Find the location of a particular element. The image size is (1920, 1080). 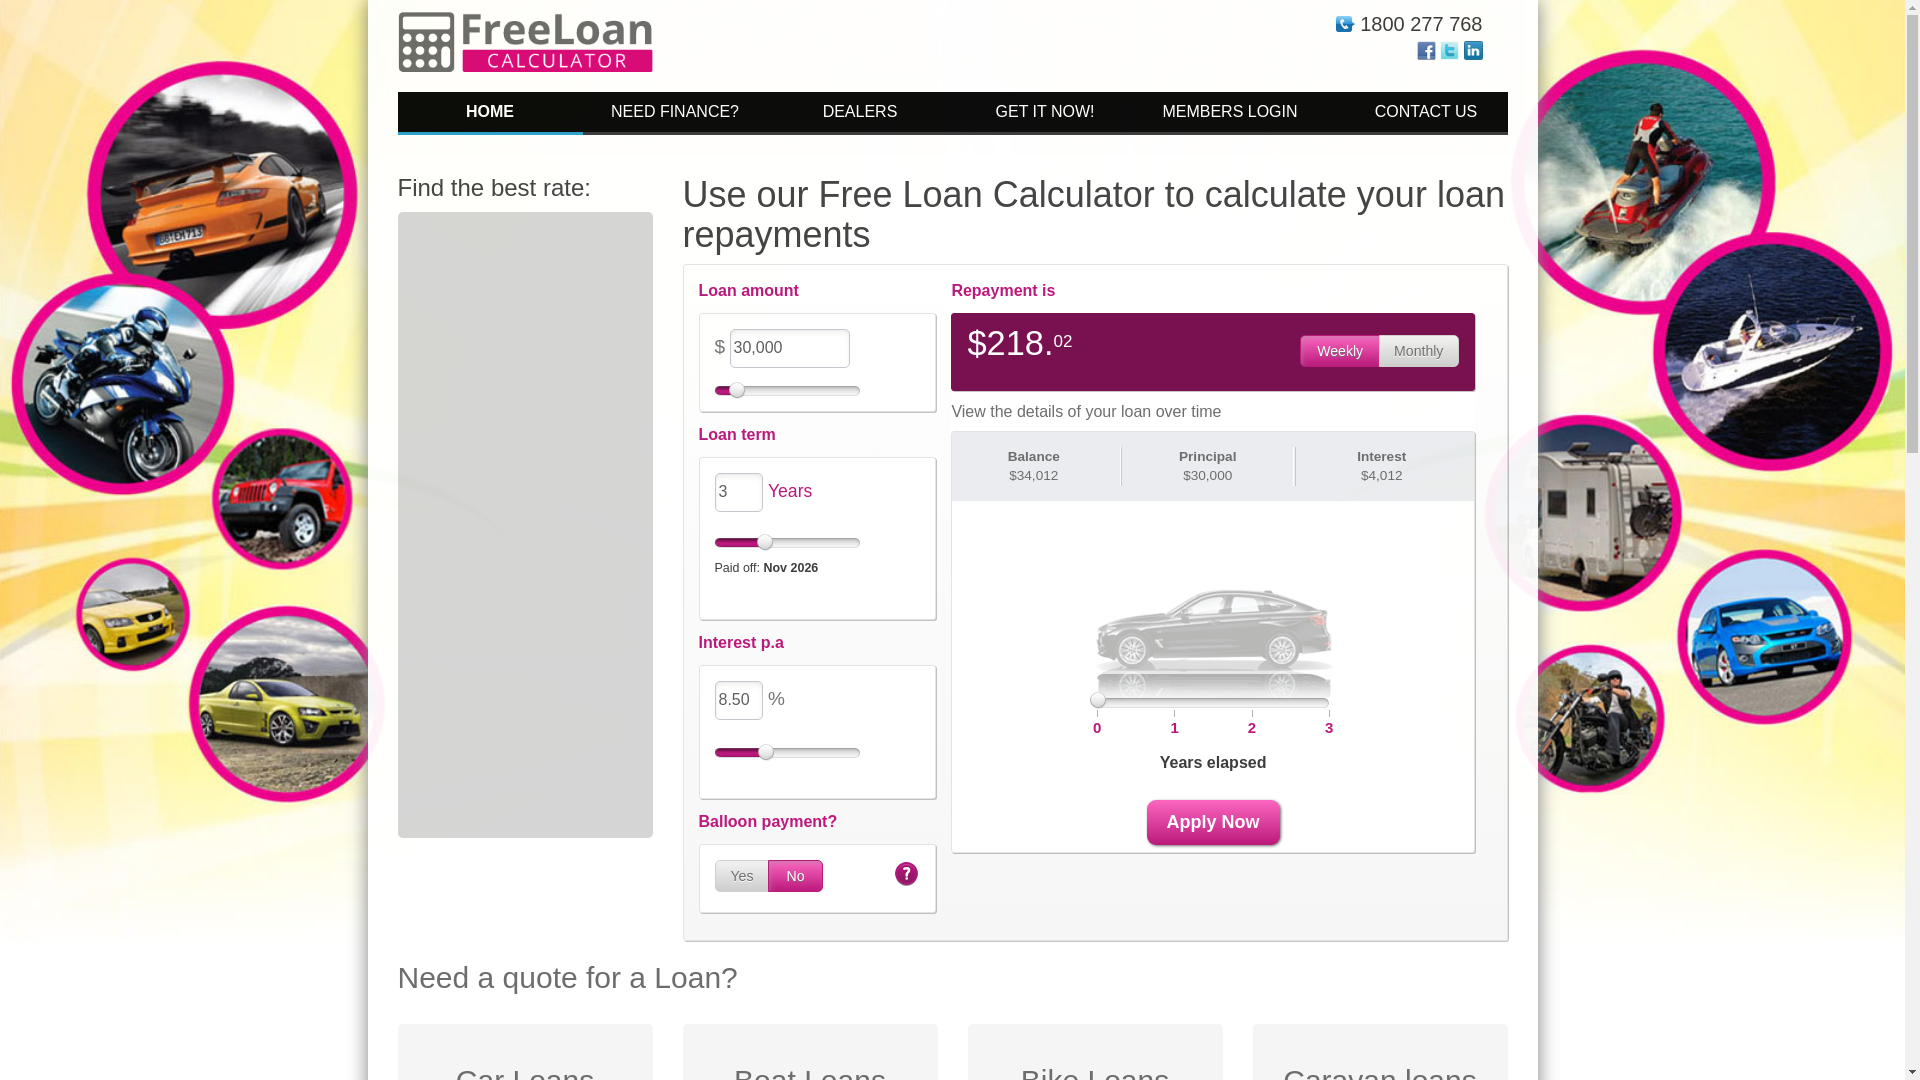

'DEALERS' is located at coordinates (860, 113).